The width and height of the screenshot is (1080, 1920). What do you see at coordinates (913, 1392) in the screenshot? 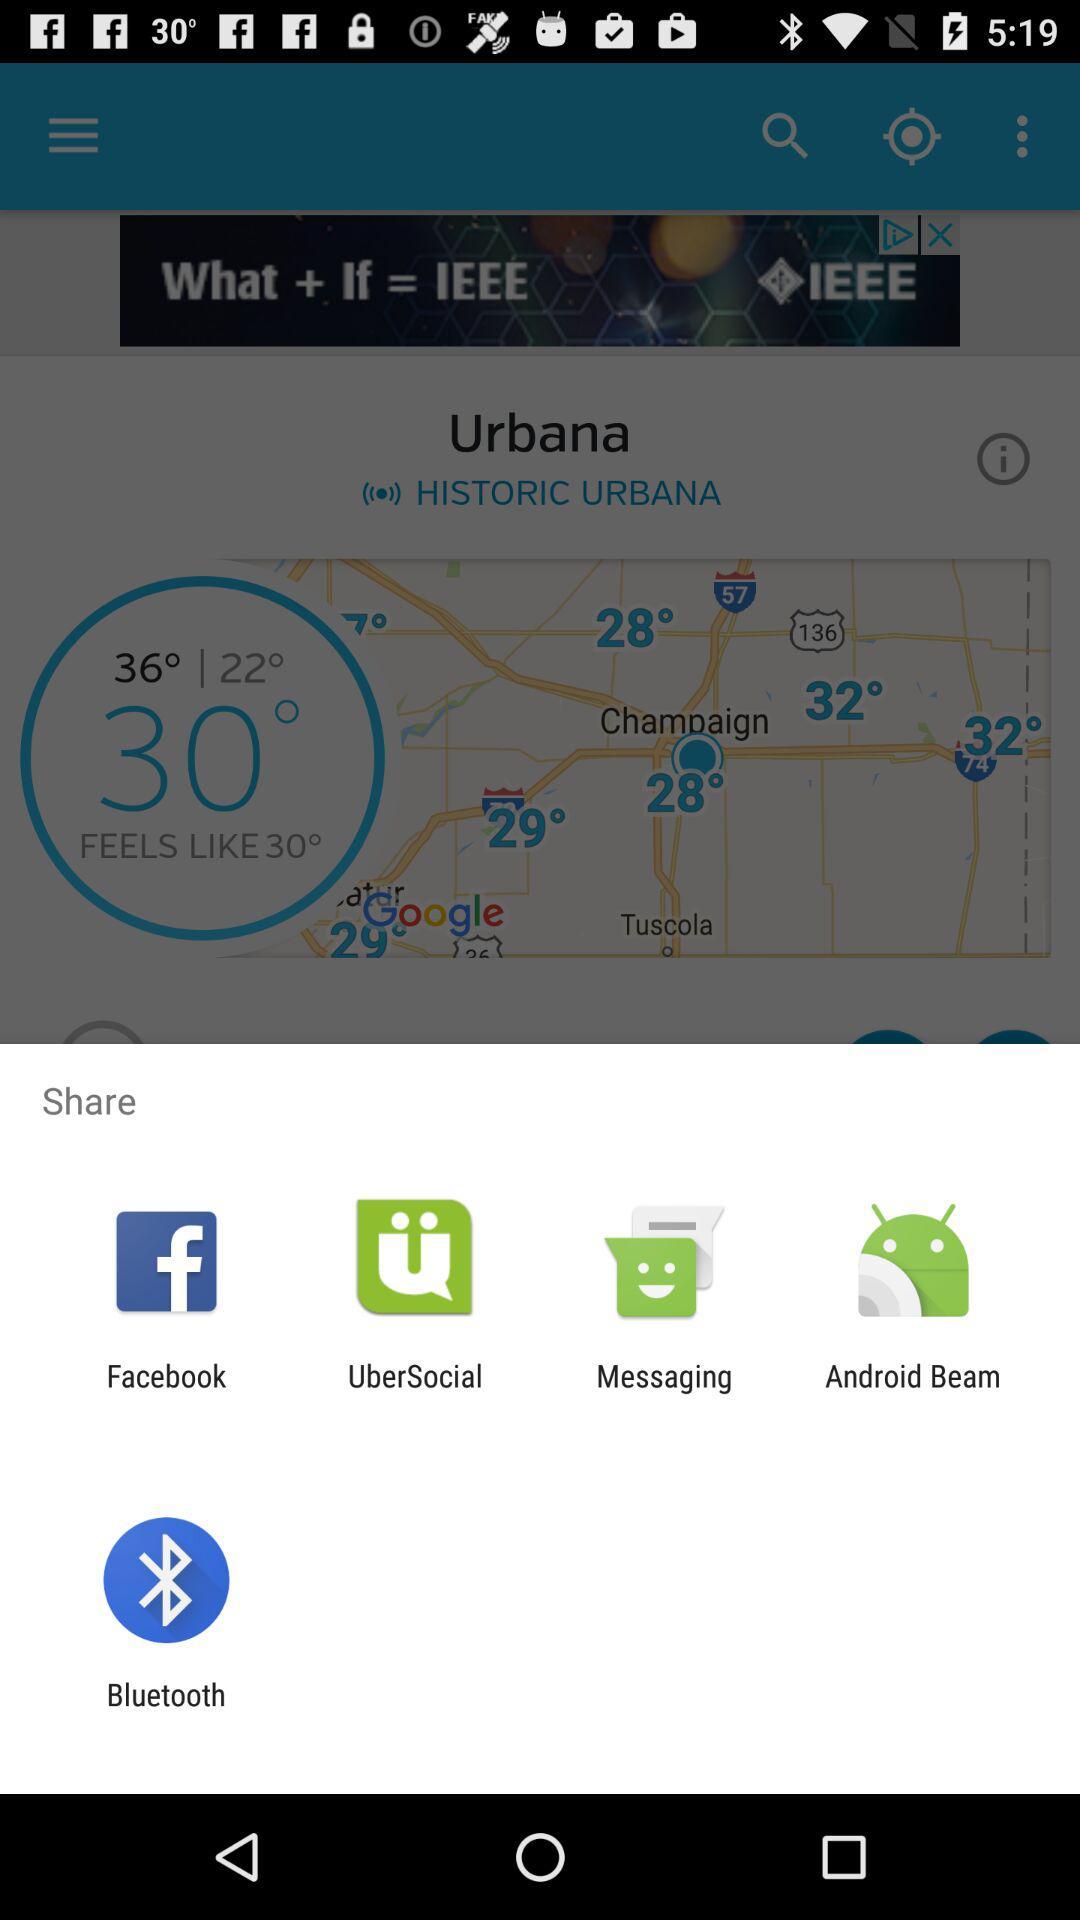
I see `the android beam` at bounding box center [913, 1392].